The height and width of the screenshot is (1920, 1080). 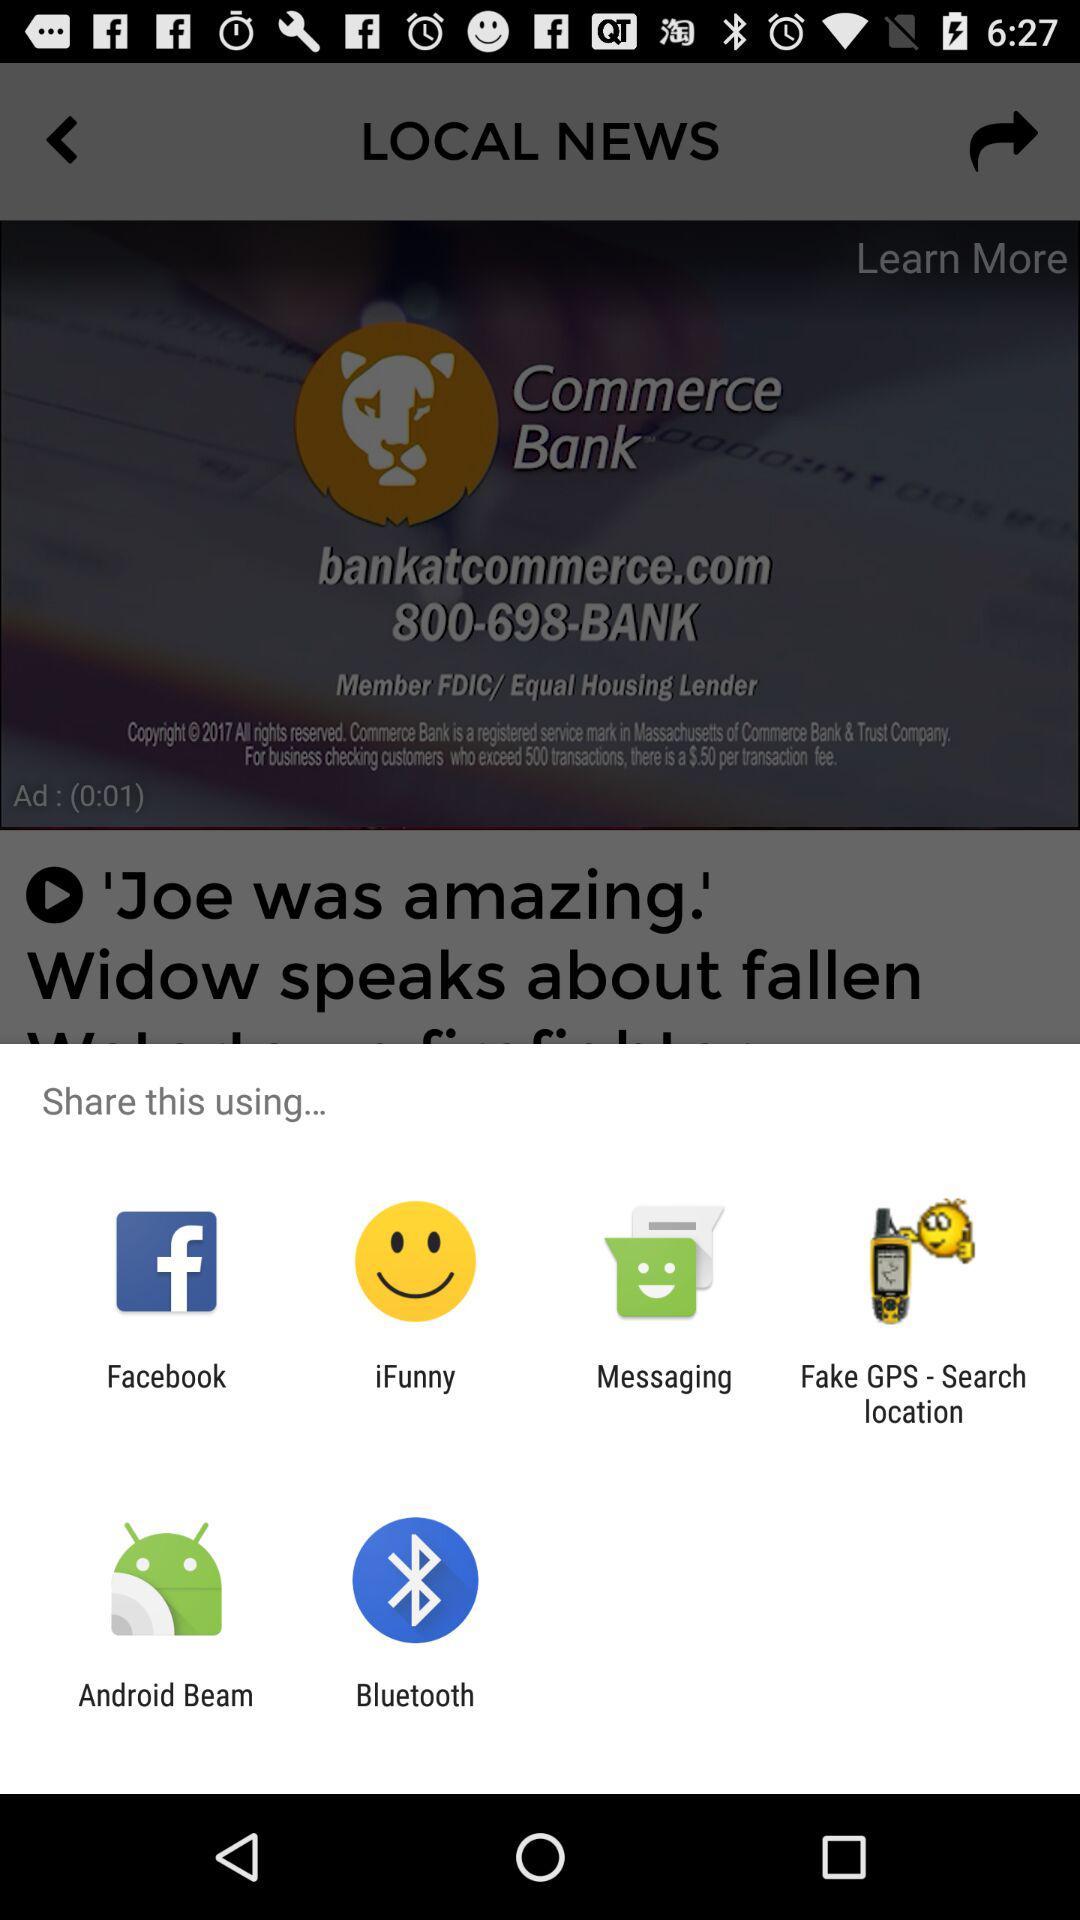 What do you see at coordinates (414, 1392) in the screenshot?
I see `ifunny item` at bounding box center [414, 1392].